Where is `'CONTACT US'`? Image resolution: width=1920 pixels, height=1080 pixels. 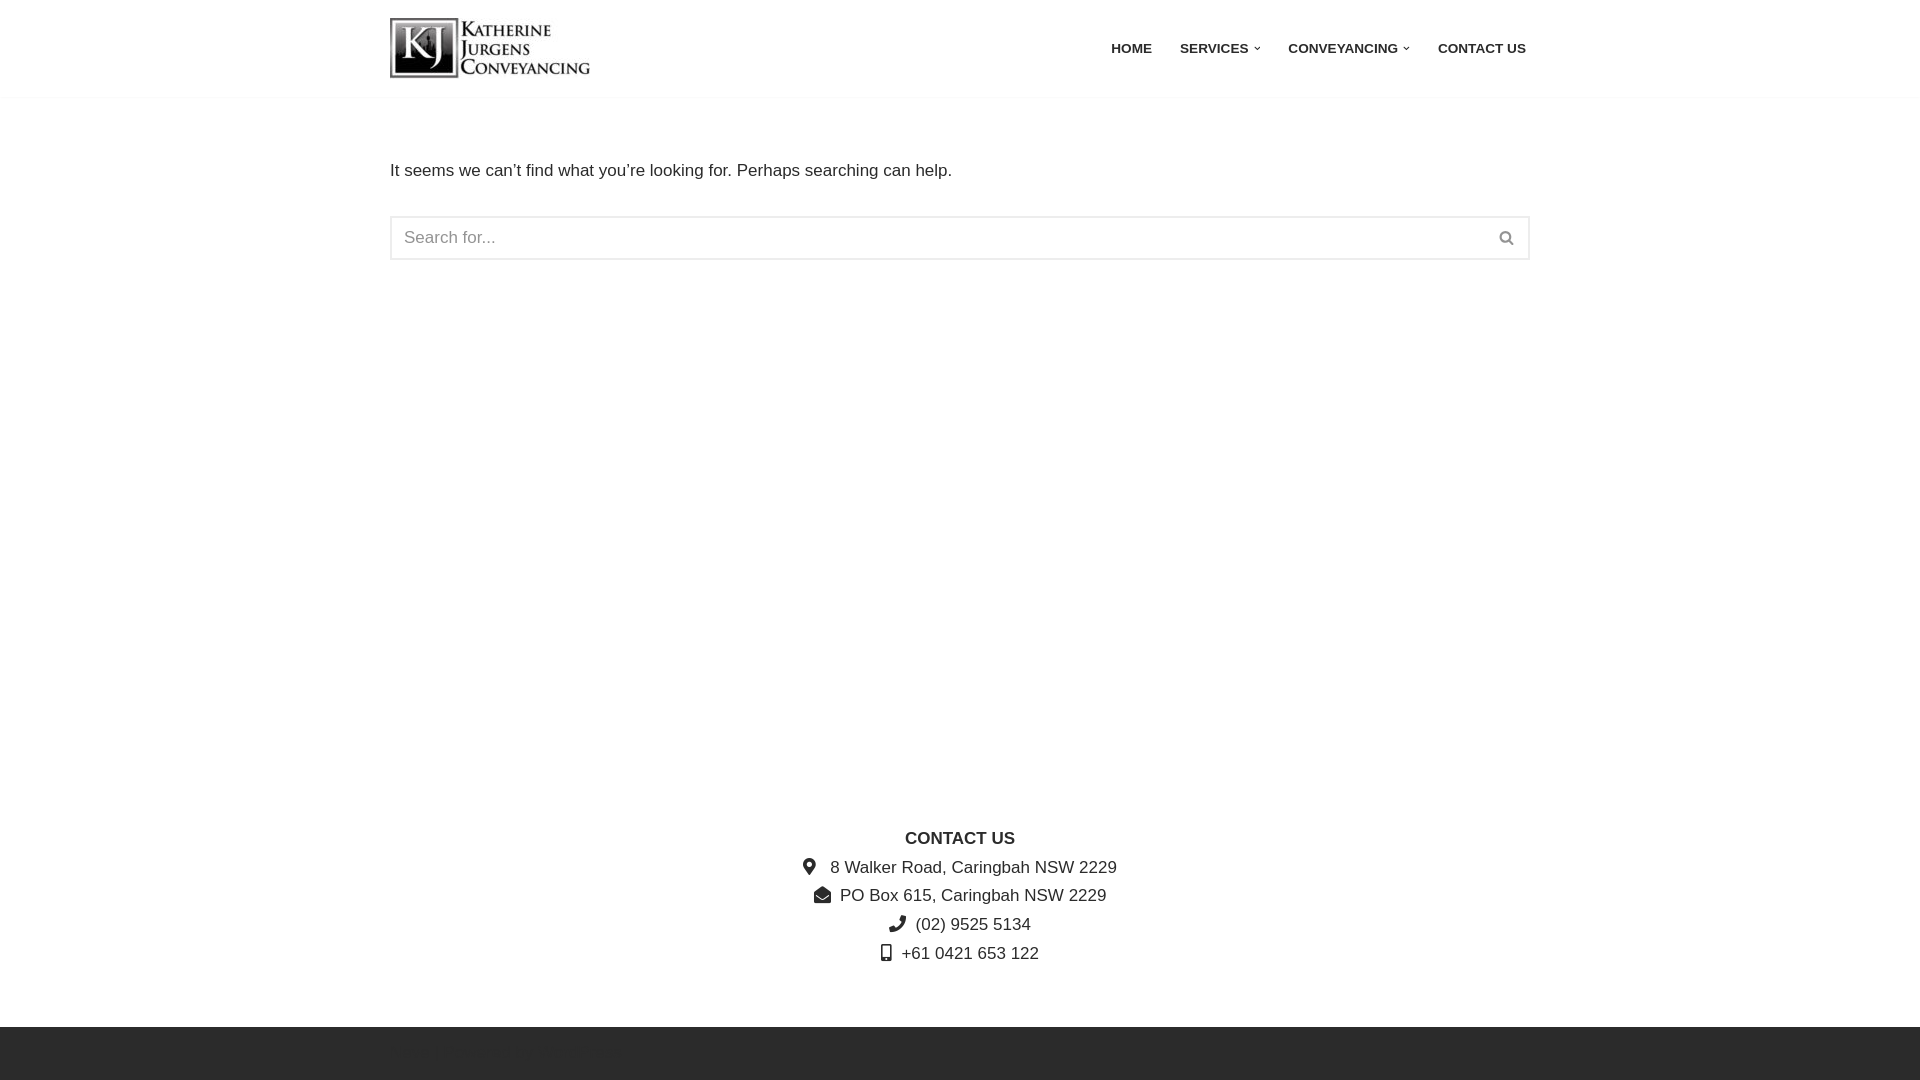
'CONTACT US' is located at coordinates (1482, 47).